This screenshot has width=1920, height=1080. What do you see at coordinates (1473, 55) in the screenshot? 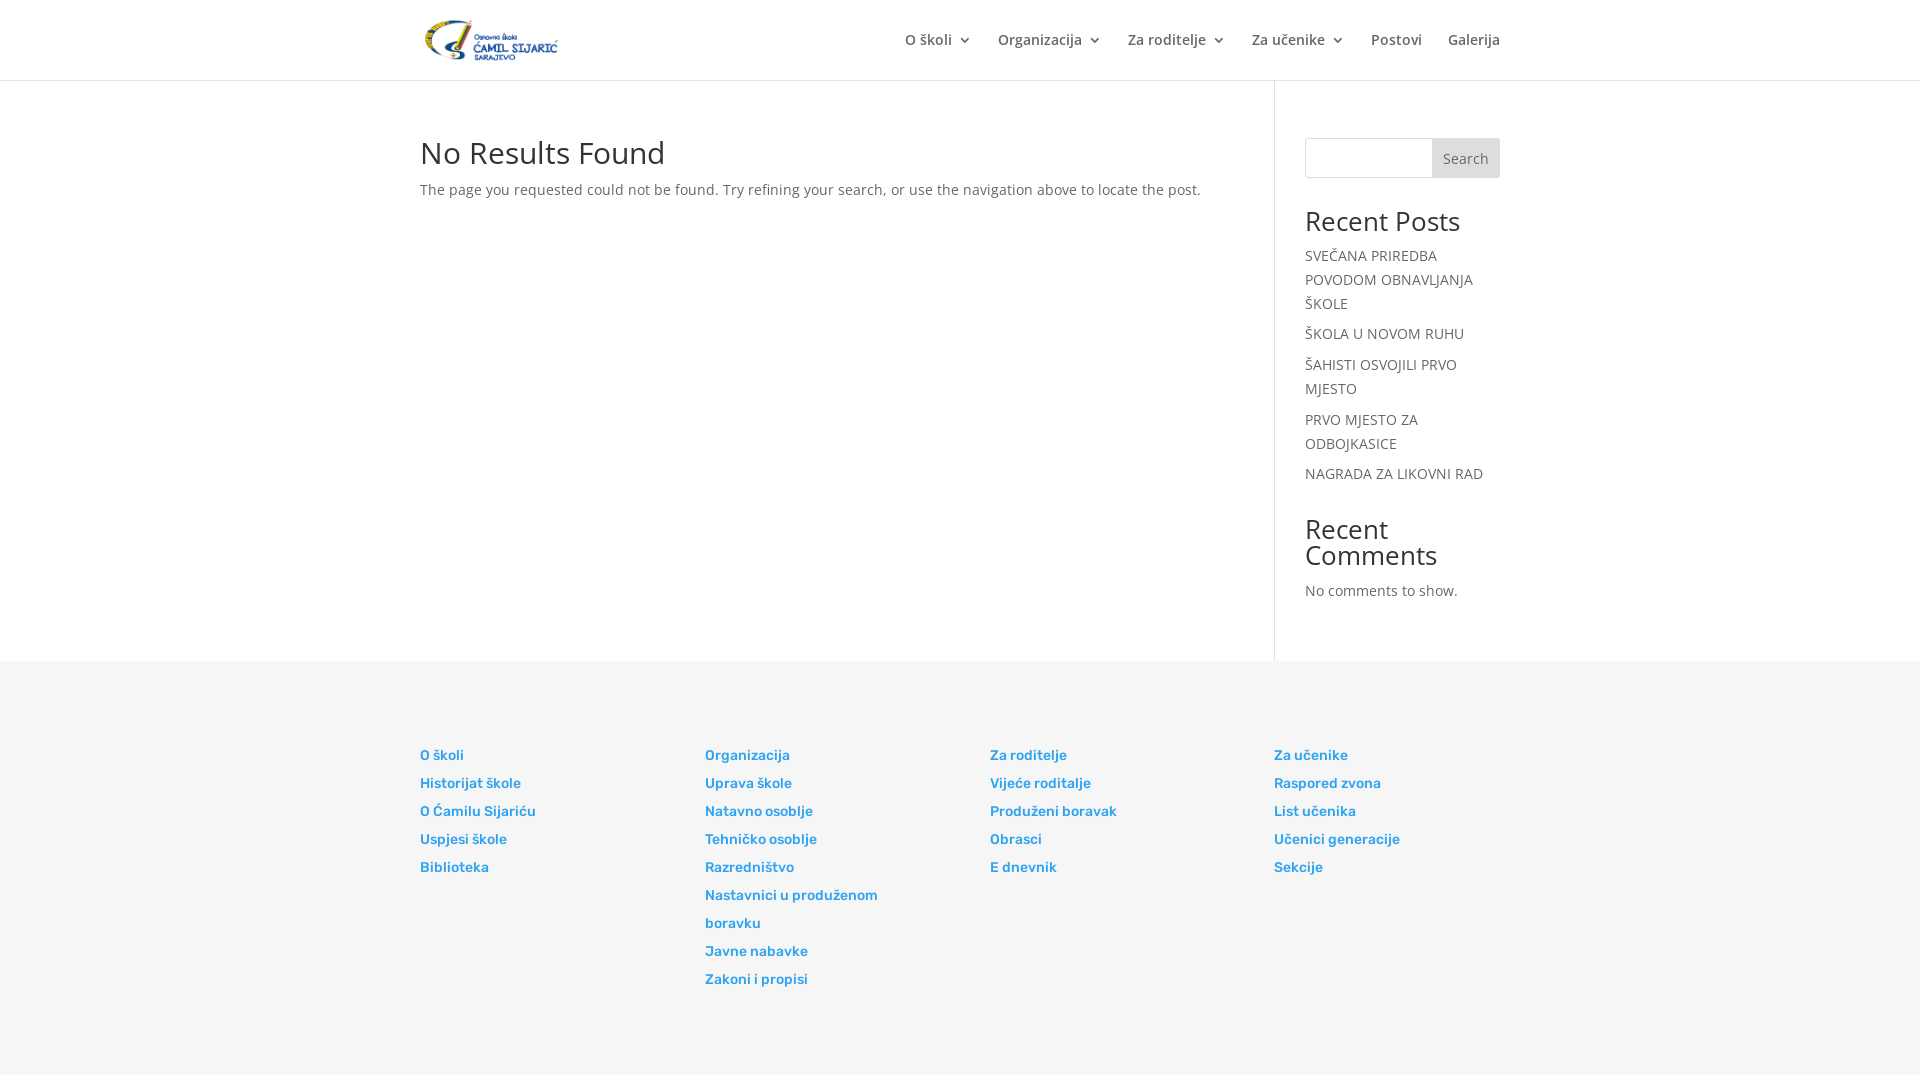
I see `'Galerija'` at bounding box center [1473, 55].